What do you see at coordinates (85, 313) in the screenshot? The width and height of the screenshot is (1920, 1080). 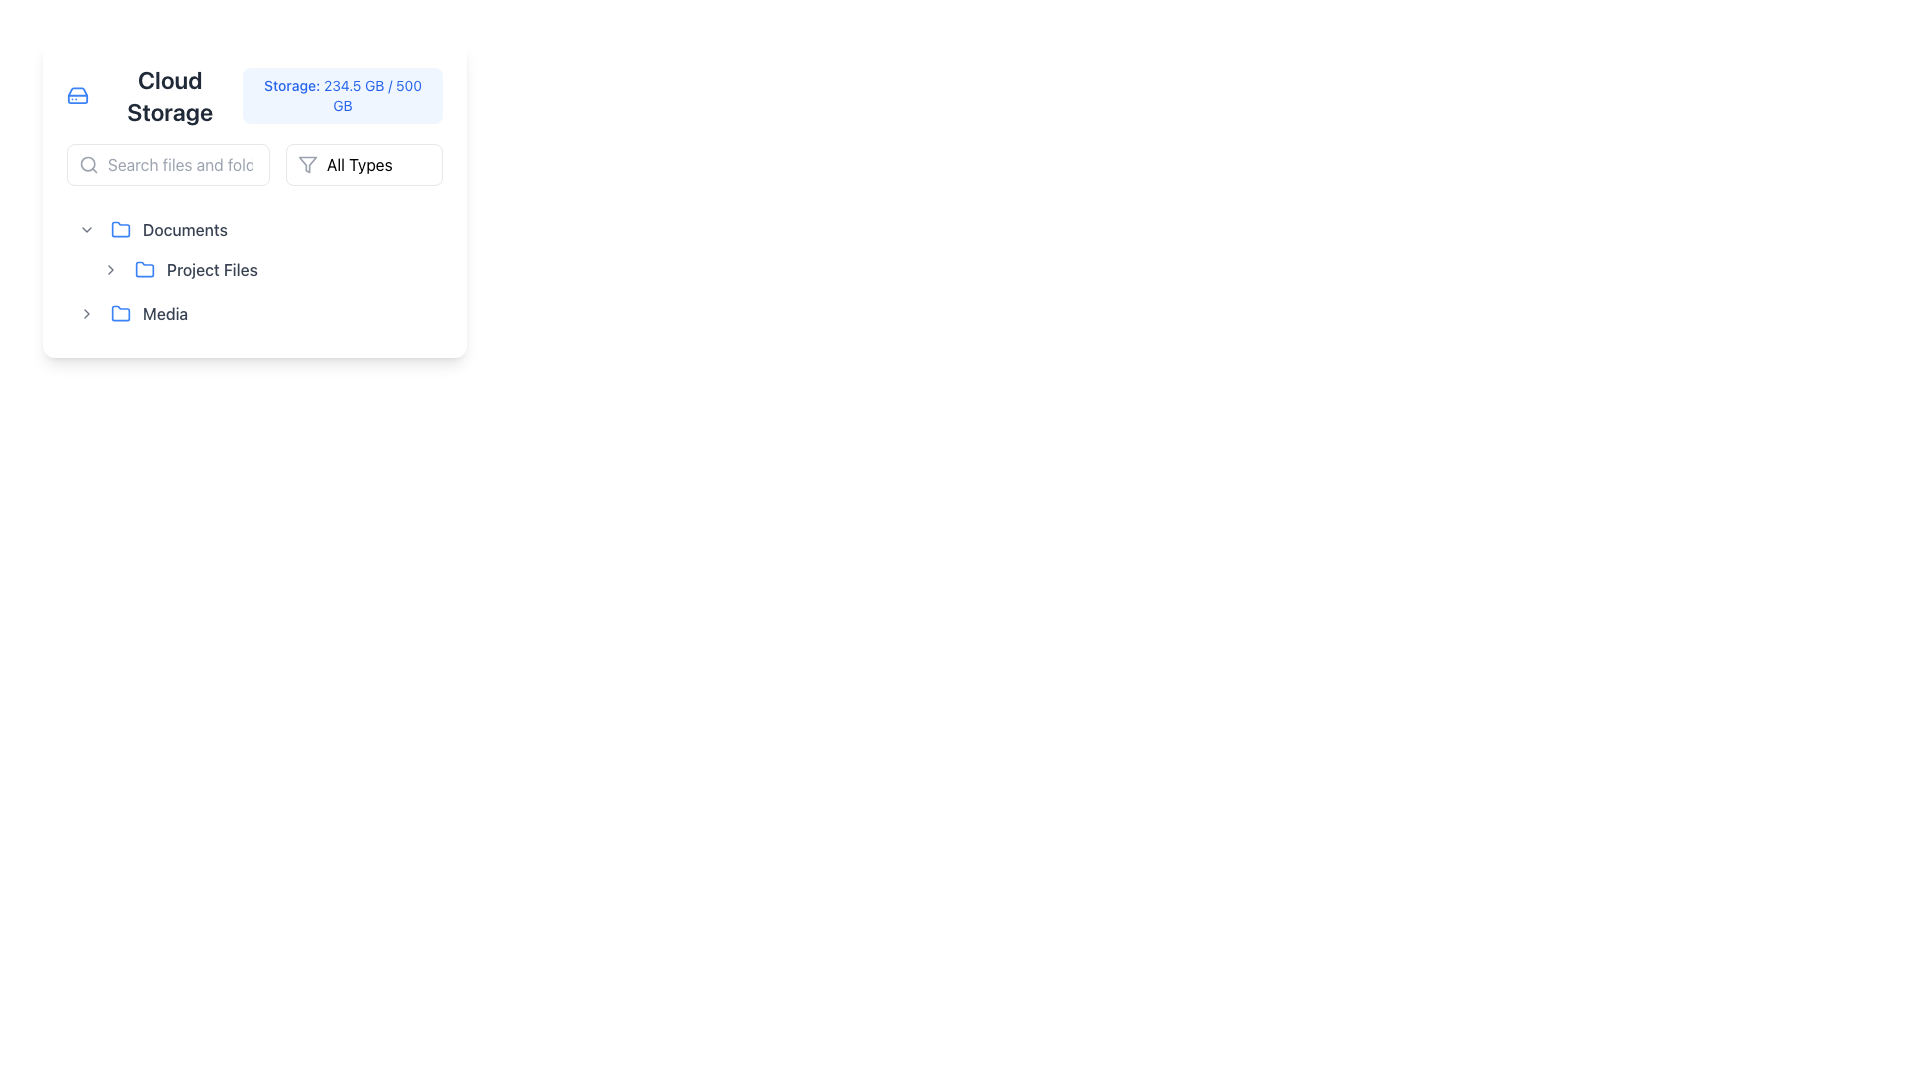 I see `the chevron icon adjacent to the 'Media' folder in the 'Cloud Storage' section` at bounding box center [85, 313].